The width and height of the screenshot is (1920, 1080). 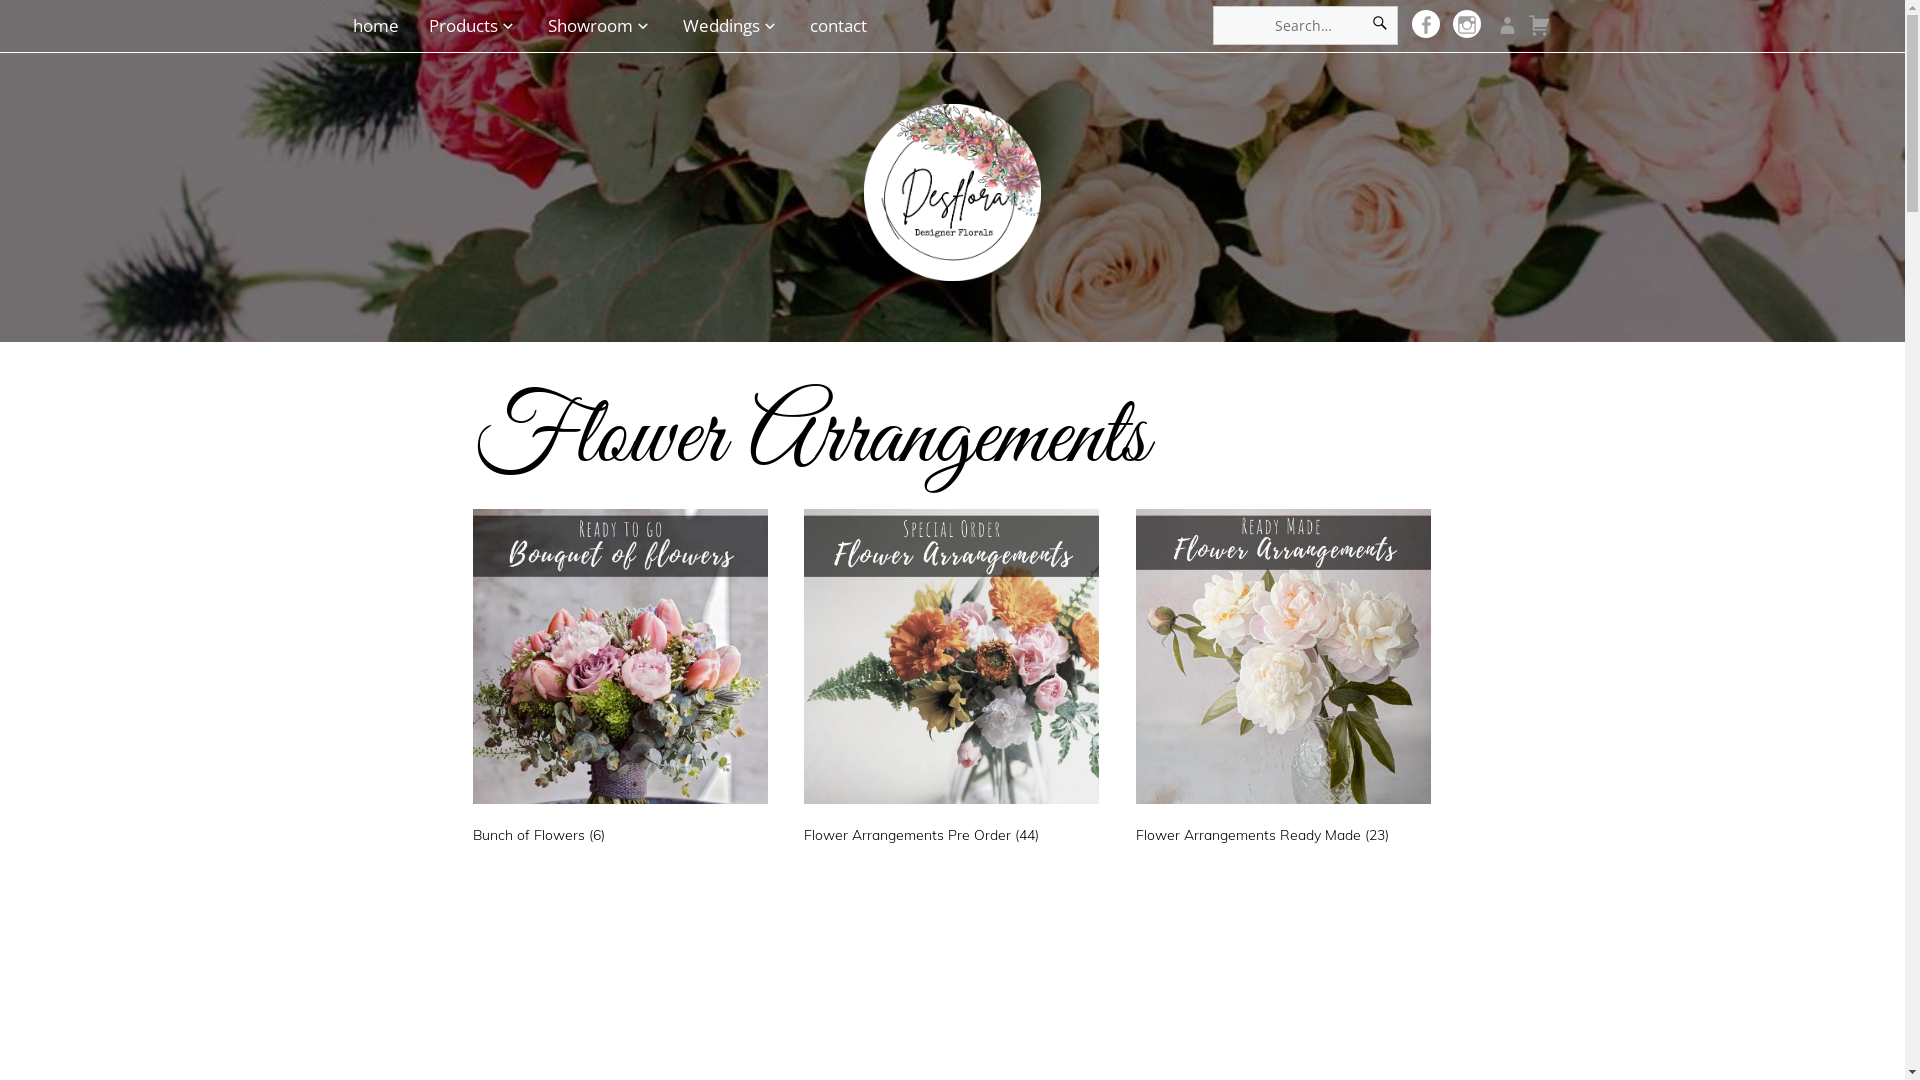 What do you see at coordinates (801, 25) in the screenshot?
I see `'contact'` at bounding box center [801, 25].